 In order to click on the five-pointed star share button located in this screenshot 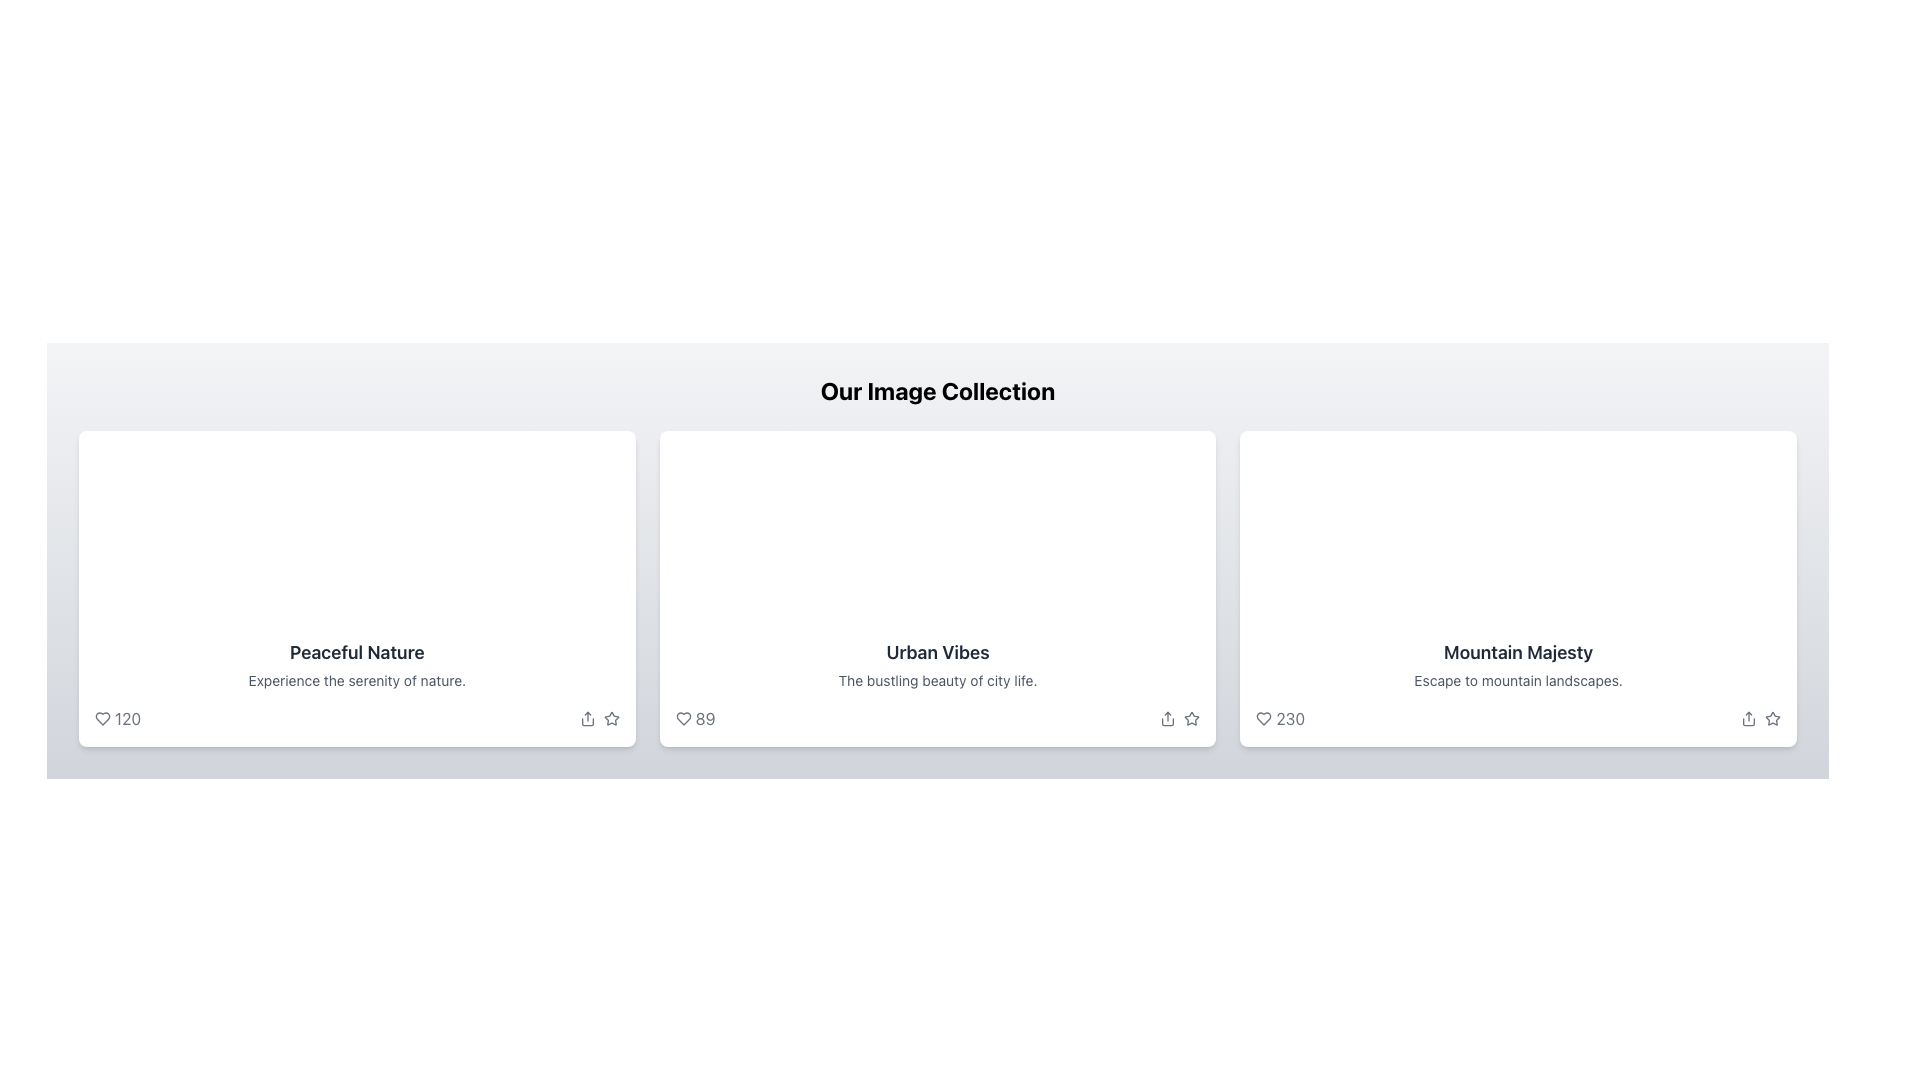, I will do `click(1772, 717)`.